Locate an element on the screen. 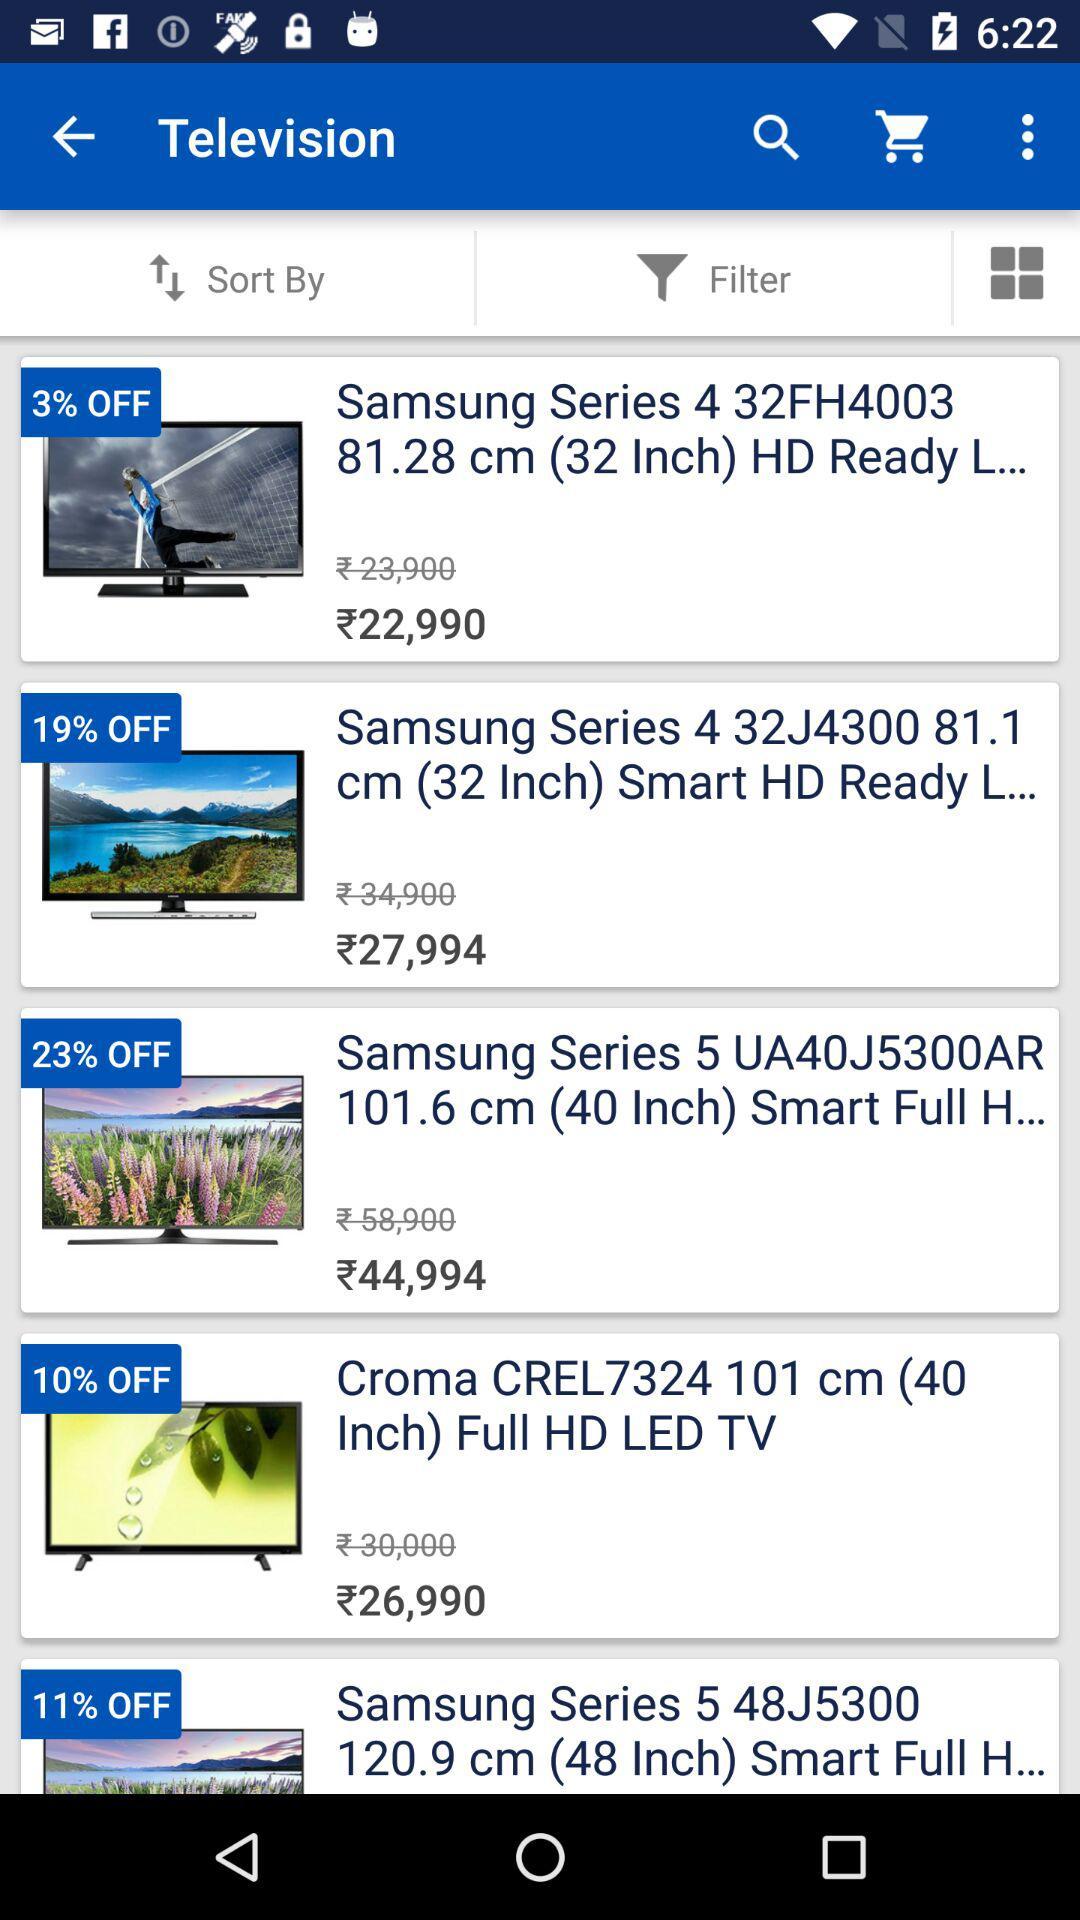 The height and width of the screenshot is (1920, 1080). the second icon right to the text television is located at coordinates (904, 135).